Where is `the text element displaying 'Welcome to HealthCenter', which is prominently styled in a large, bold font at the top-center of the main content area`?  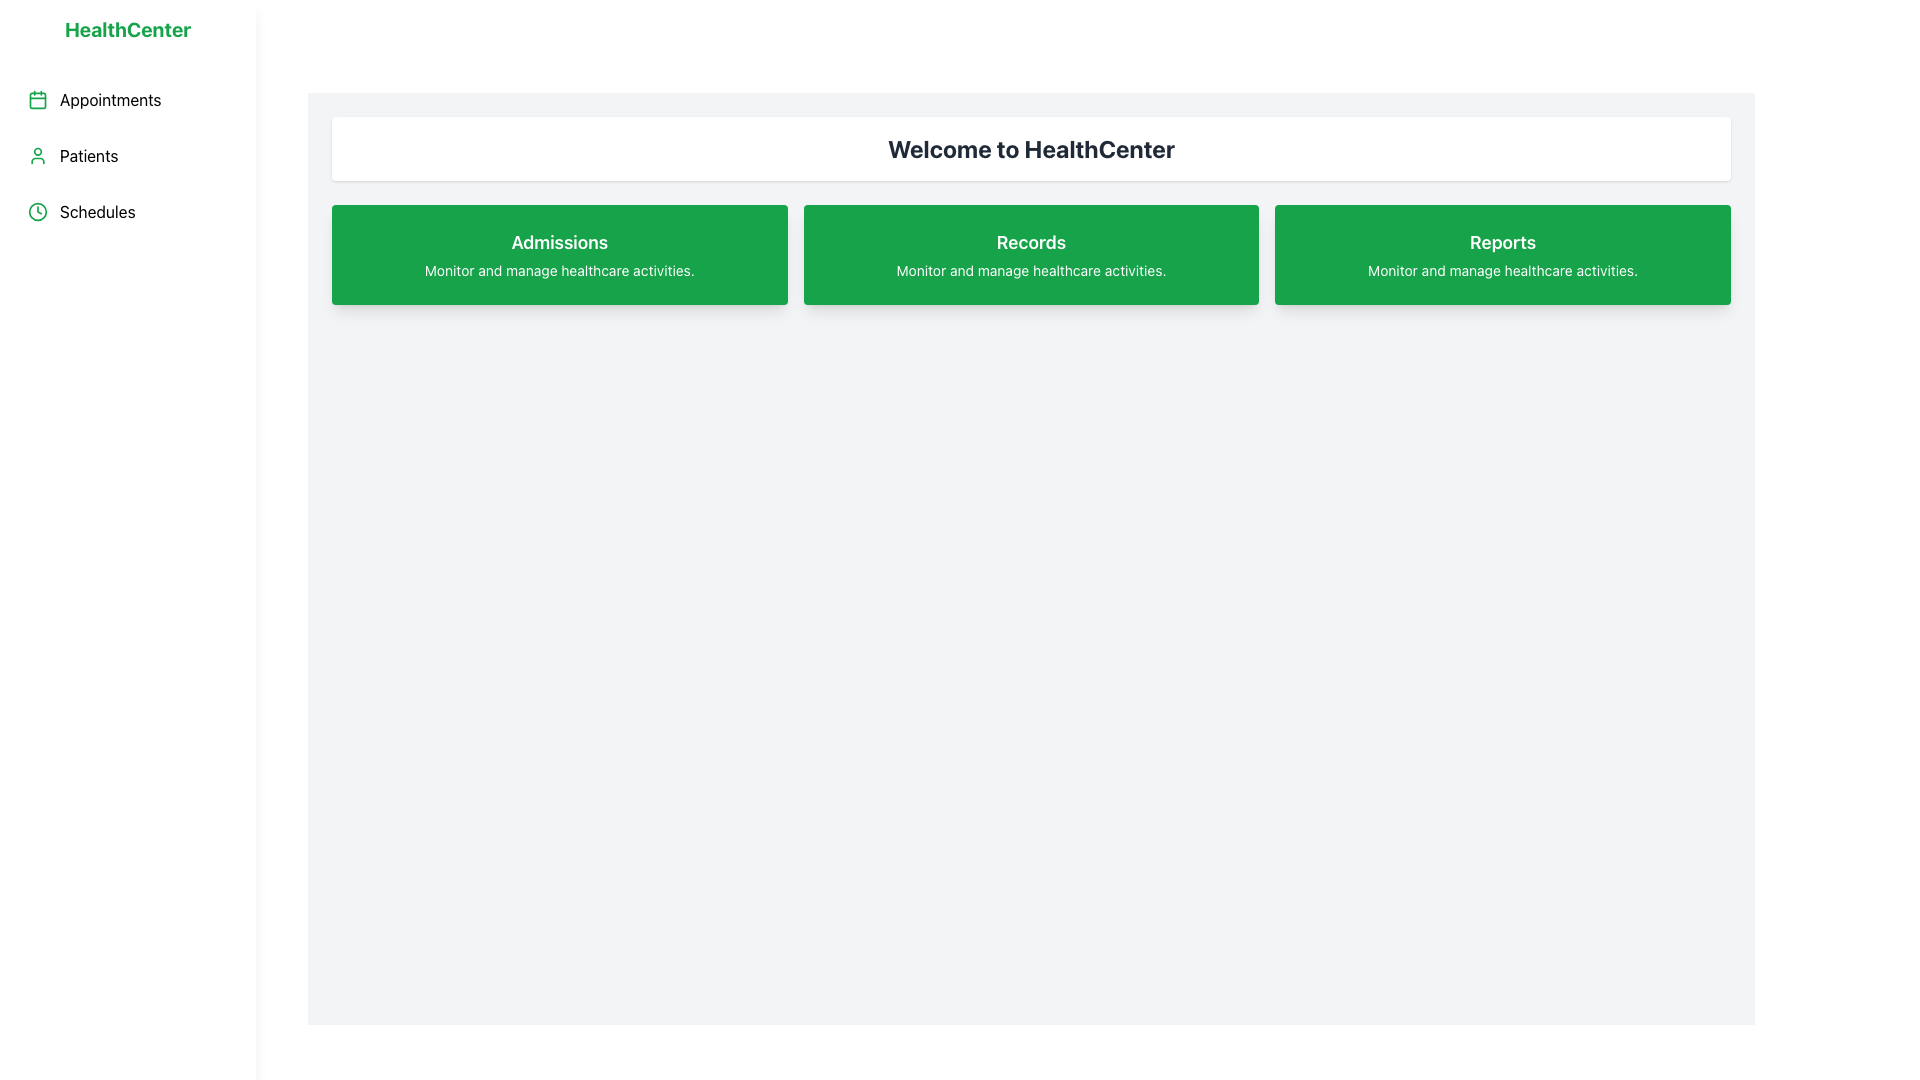
the text element displaying 'Welcome to HealthCenter', which is prominently styled in a large, bold font at the top-center of the main content area is located at coordinates (1031, 148).